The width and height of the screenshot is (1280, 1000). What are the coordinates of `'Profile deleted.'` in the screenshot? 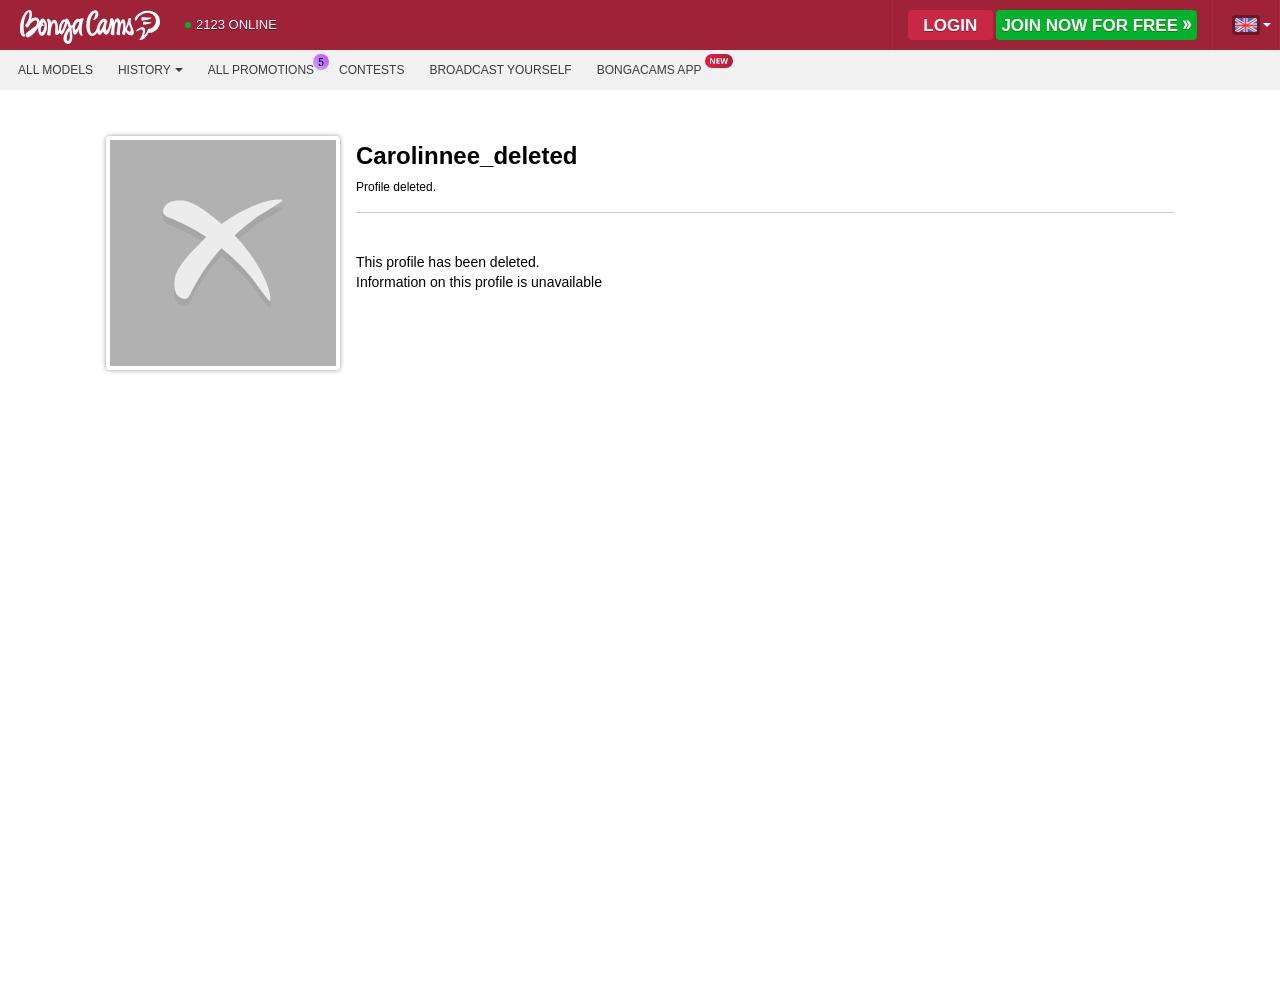 It's located at (396, 187).